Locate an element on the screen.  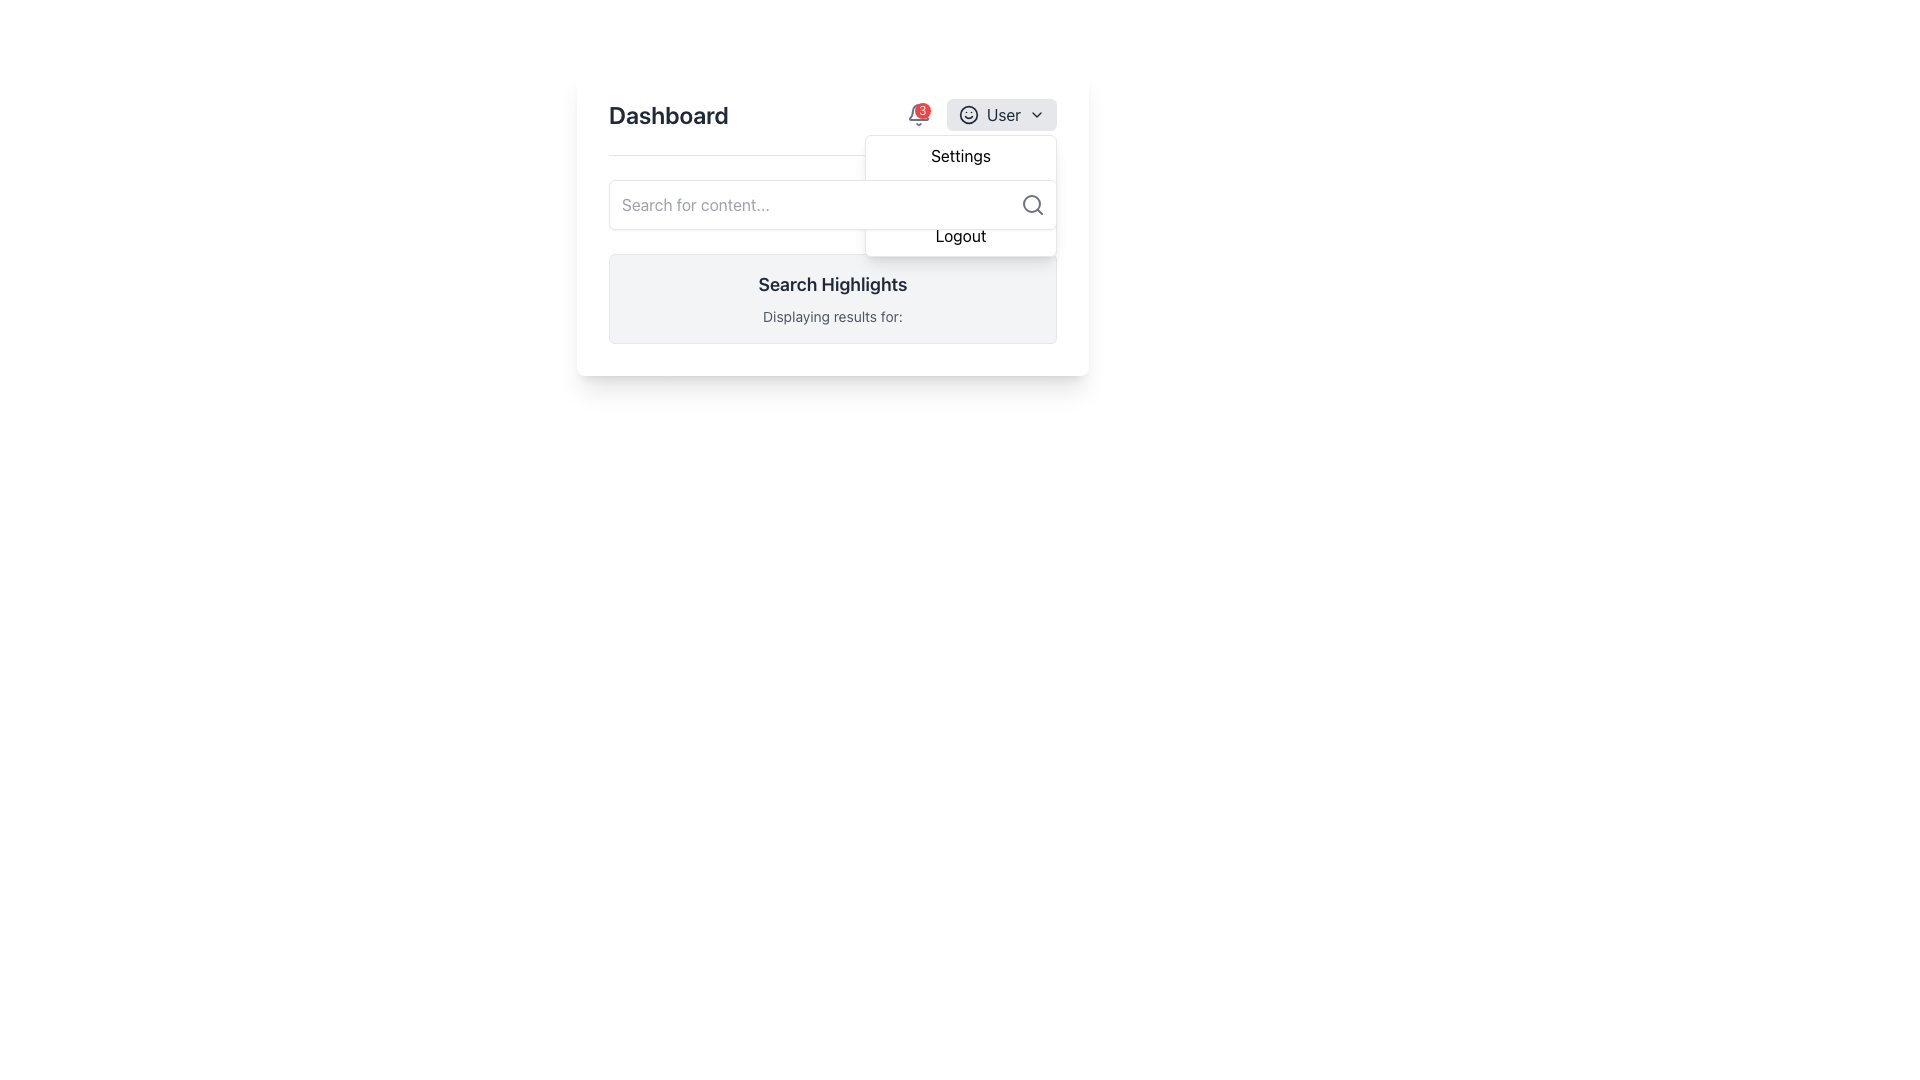
the informational Text label located below the 'Search Highlights' header, which provides context for displayed results is located at coordinates (833, 315).